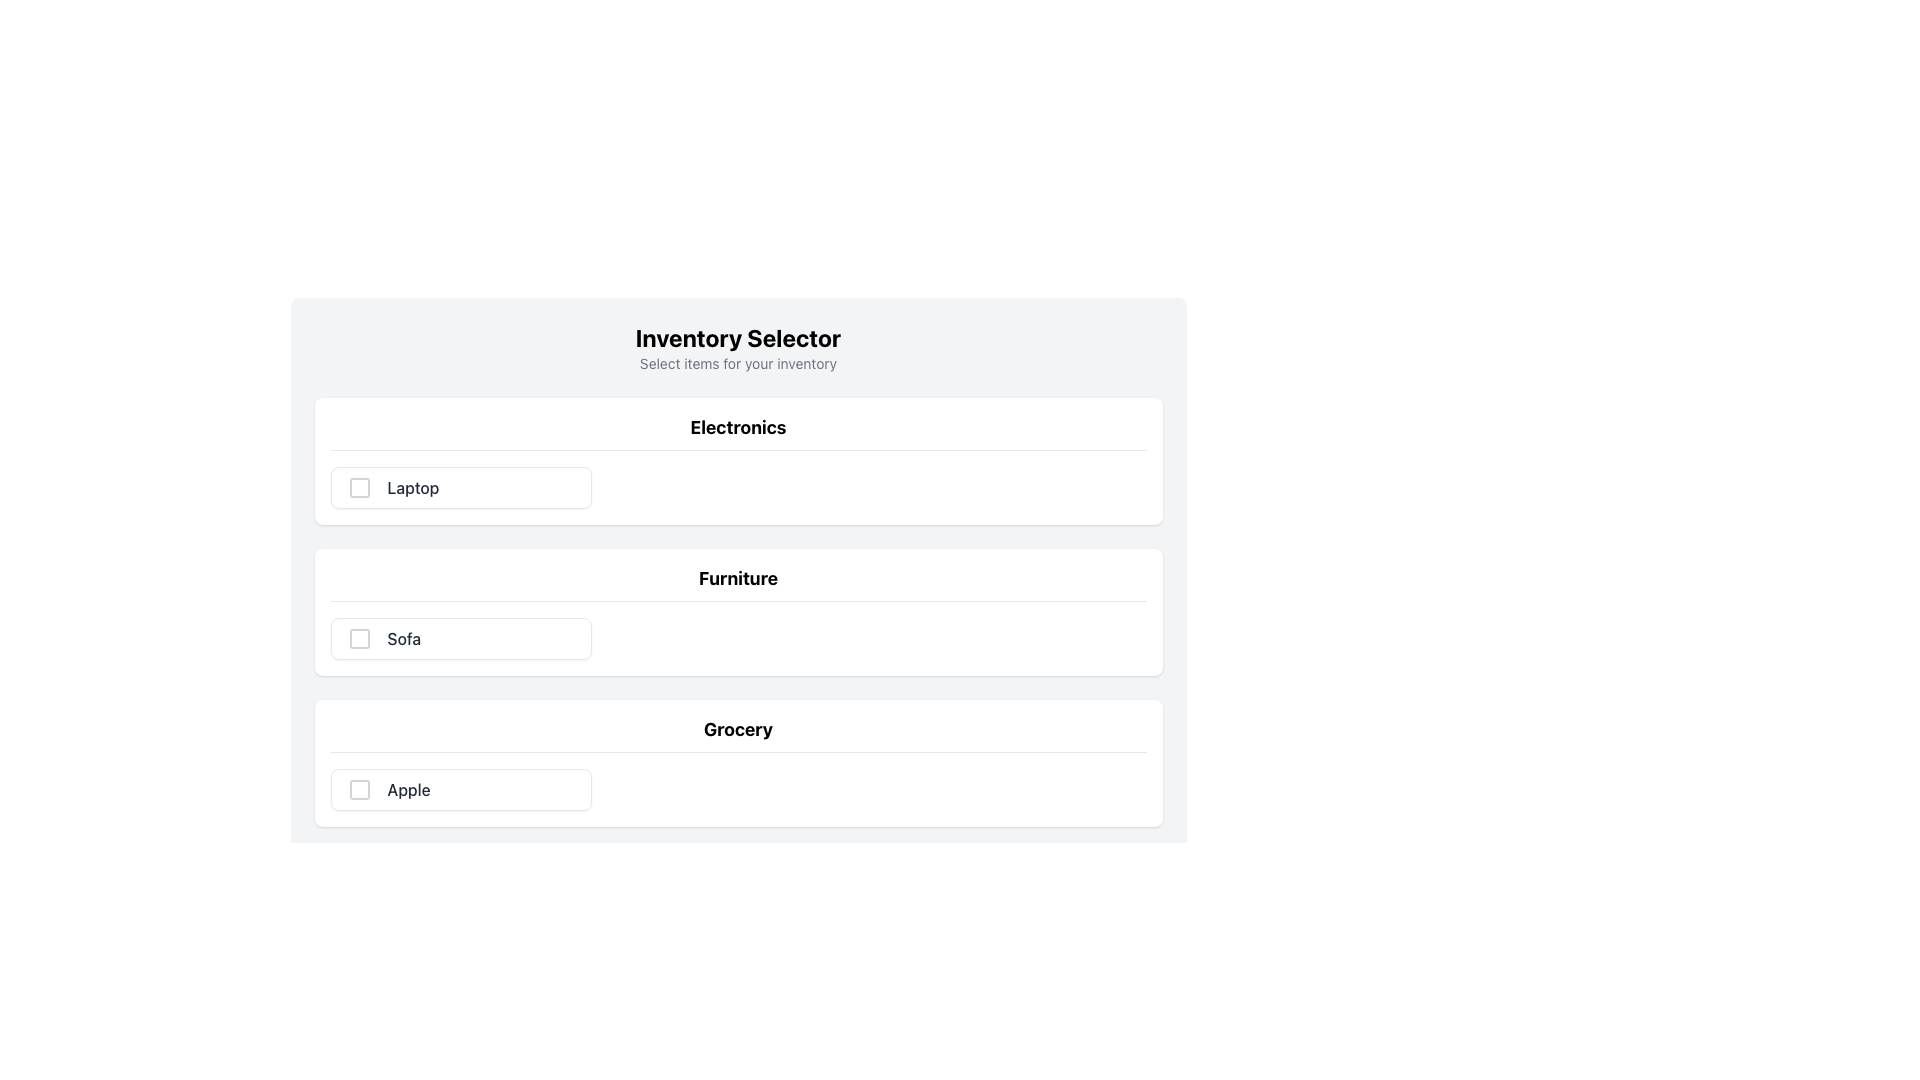 This screenshot has width=1920, height=1080. What do you see at coordinates (359, 789) in the screenshot?
I see `the square SVG graphical element with rounded corners, styled in light gray, located in the third section labeled 'Grocery' next to 'Apple'` at bounding box center [359, 789].